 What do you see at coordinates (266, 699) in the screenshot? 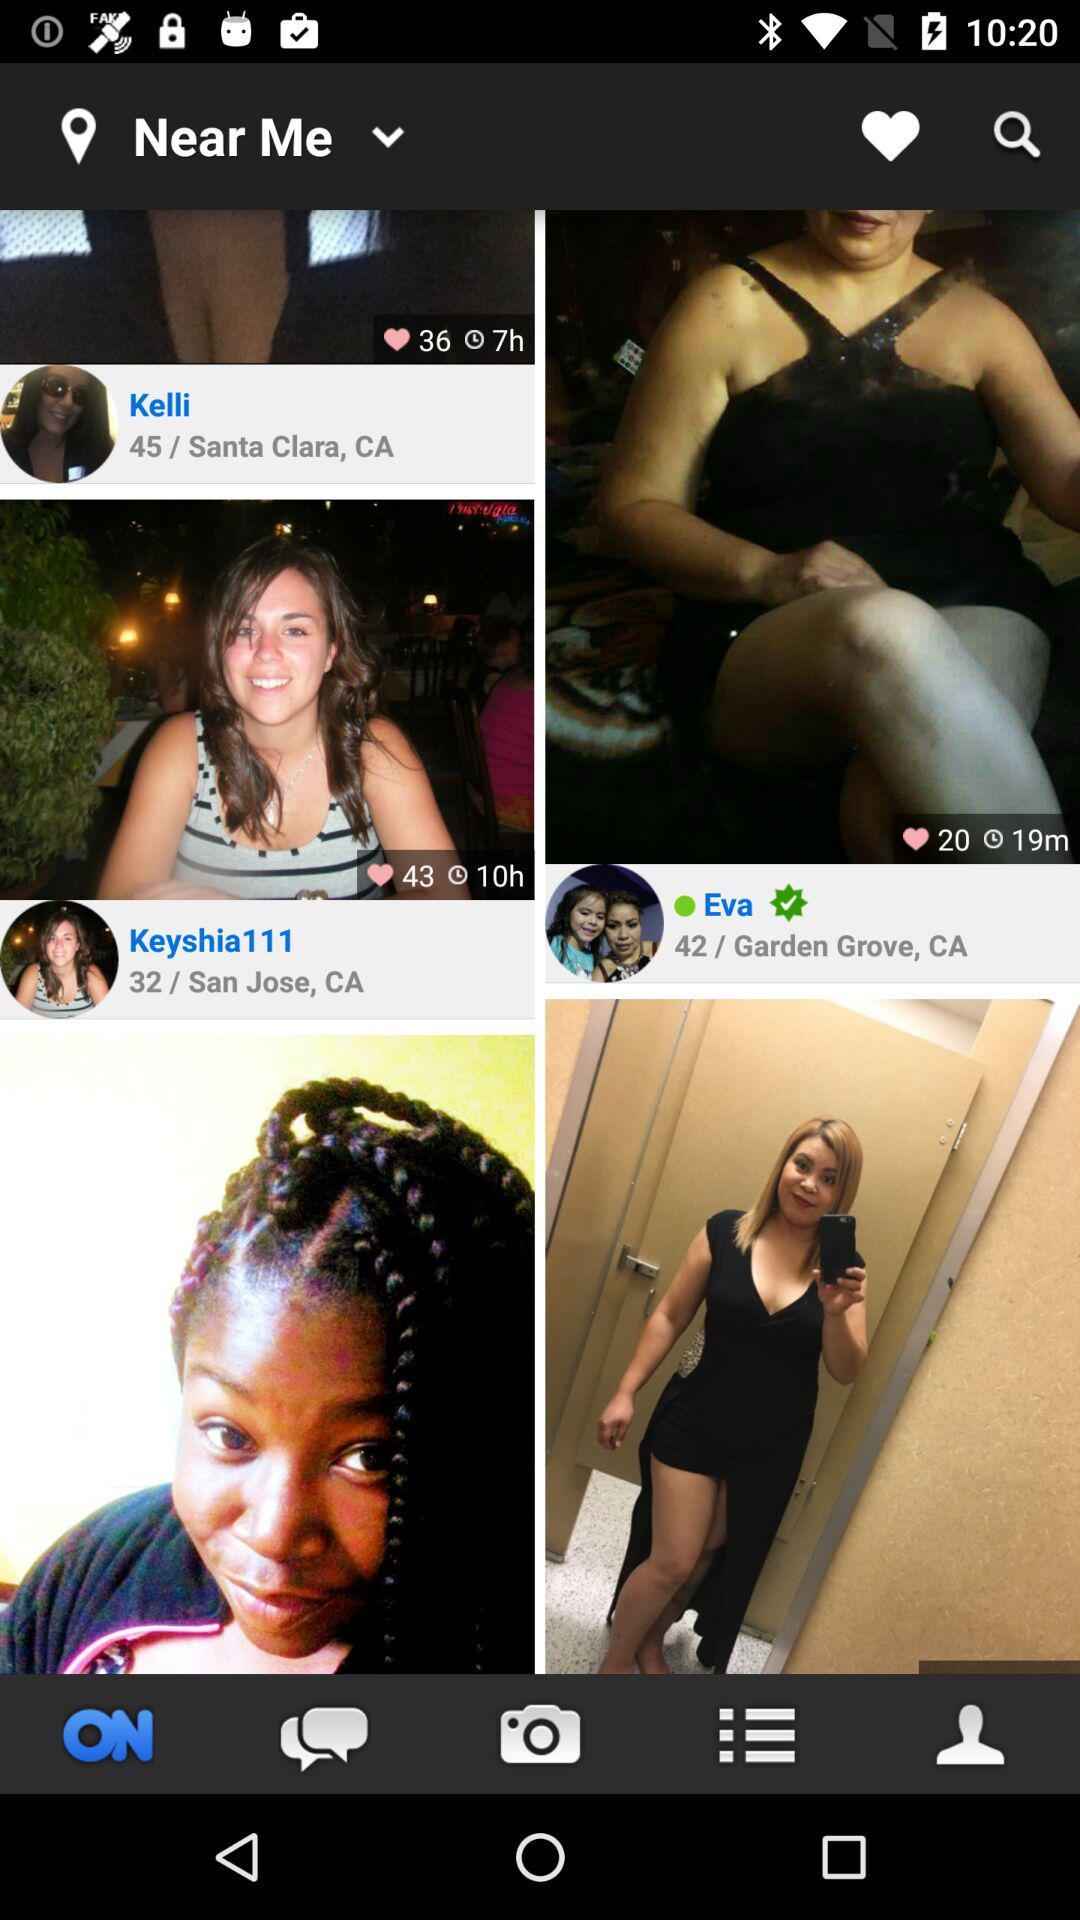
I see `the image` at bounding box center [266, 699].